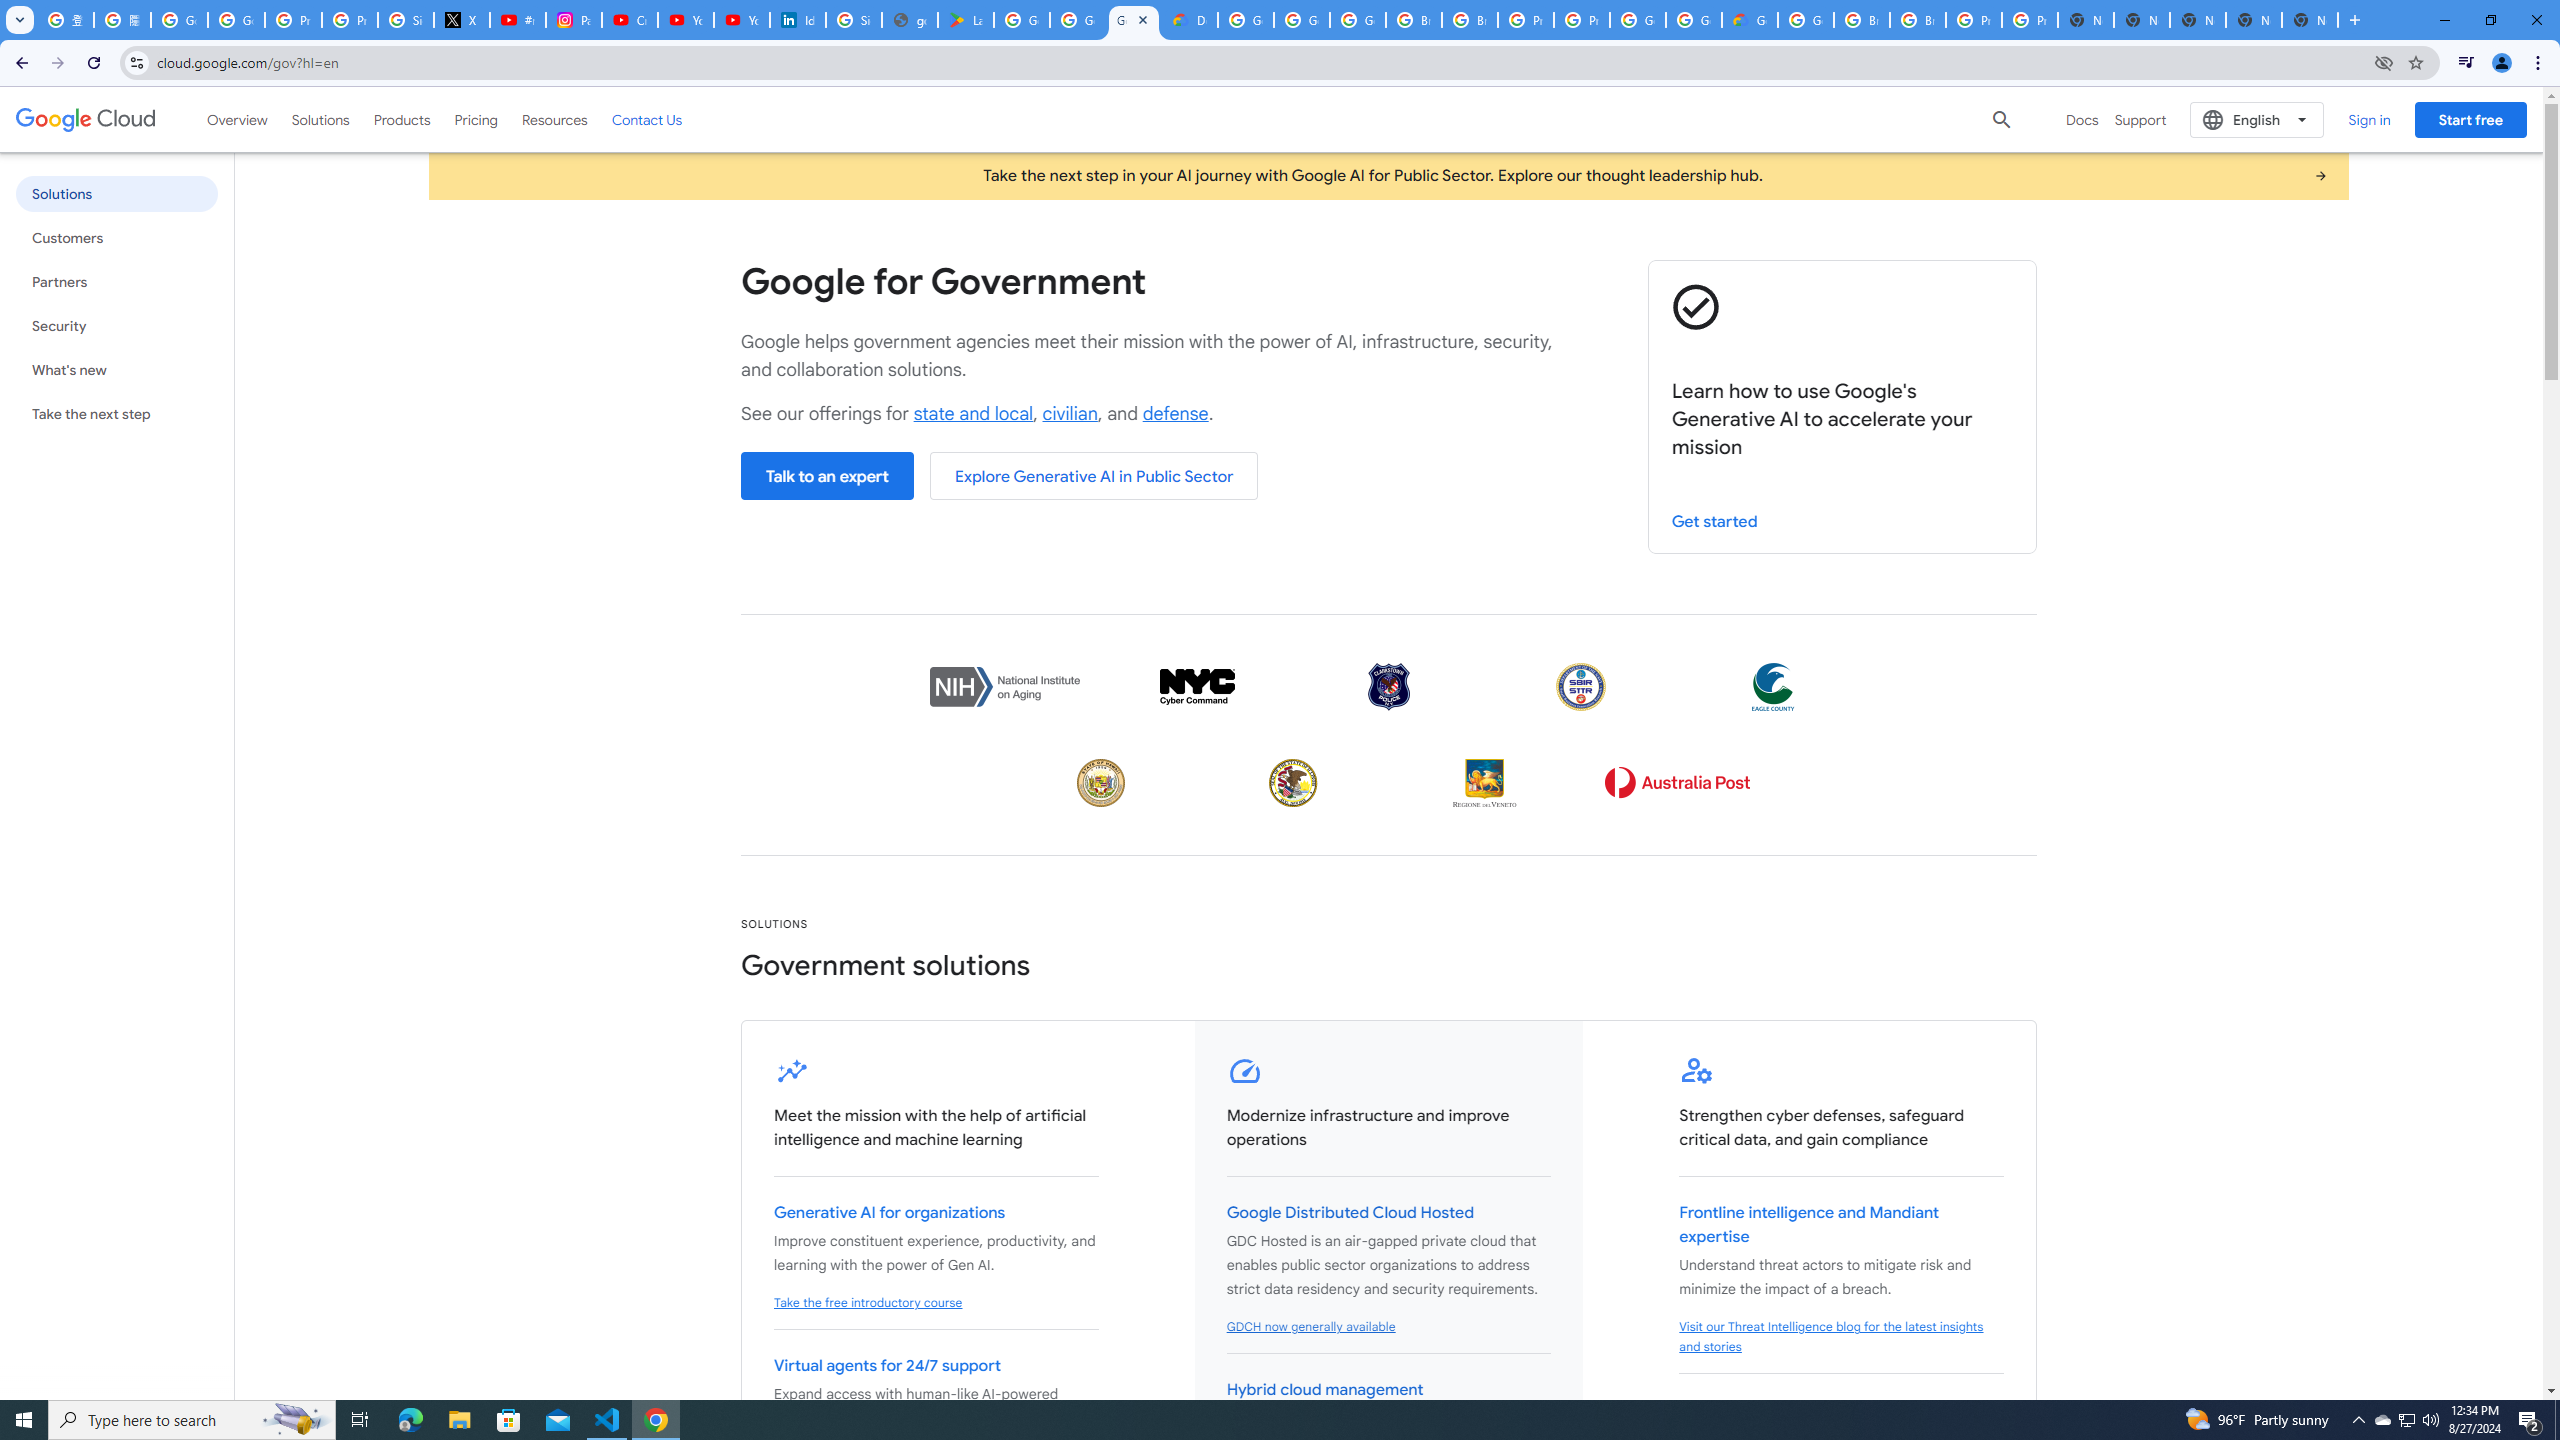  Describe the element at coordinates (1069, 413) in the screenshot. I see `'civilian'` at that location.